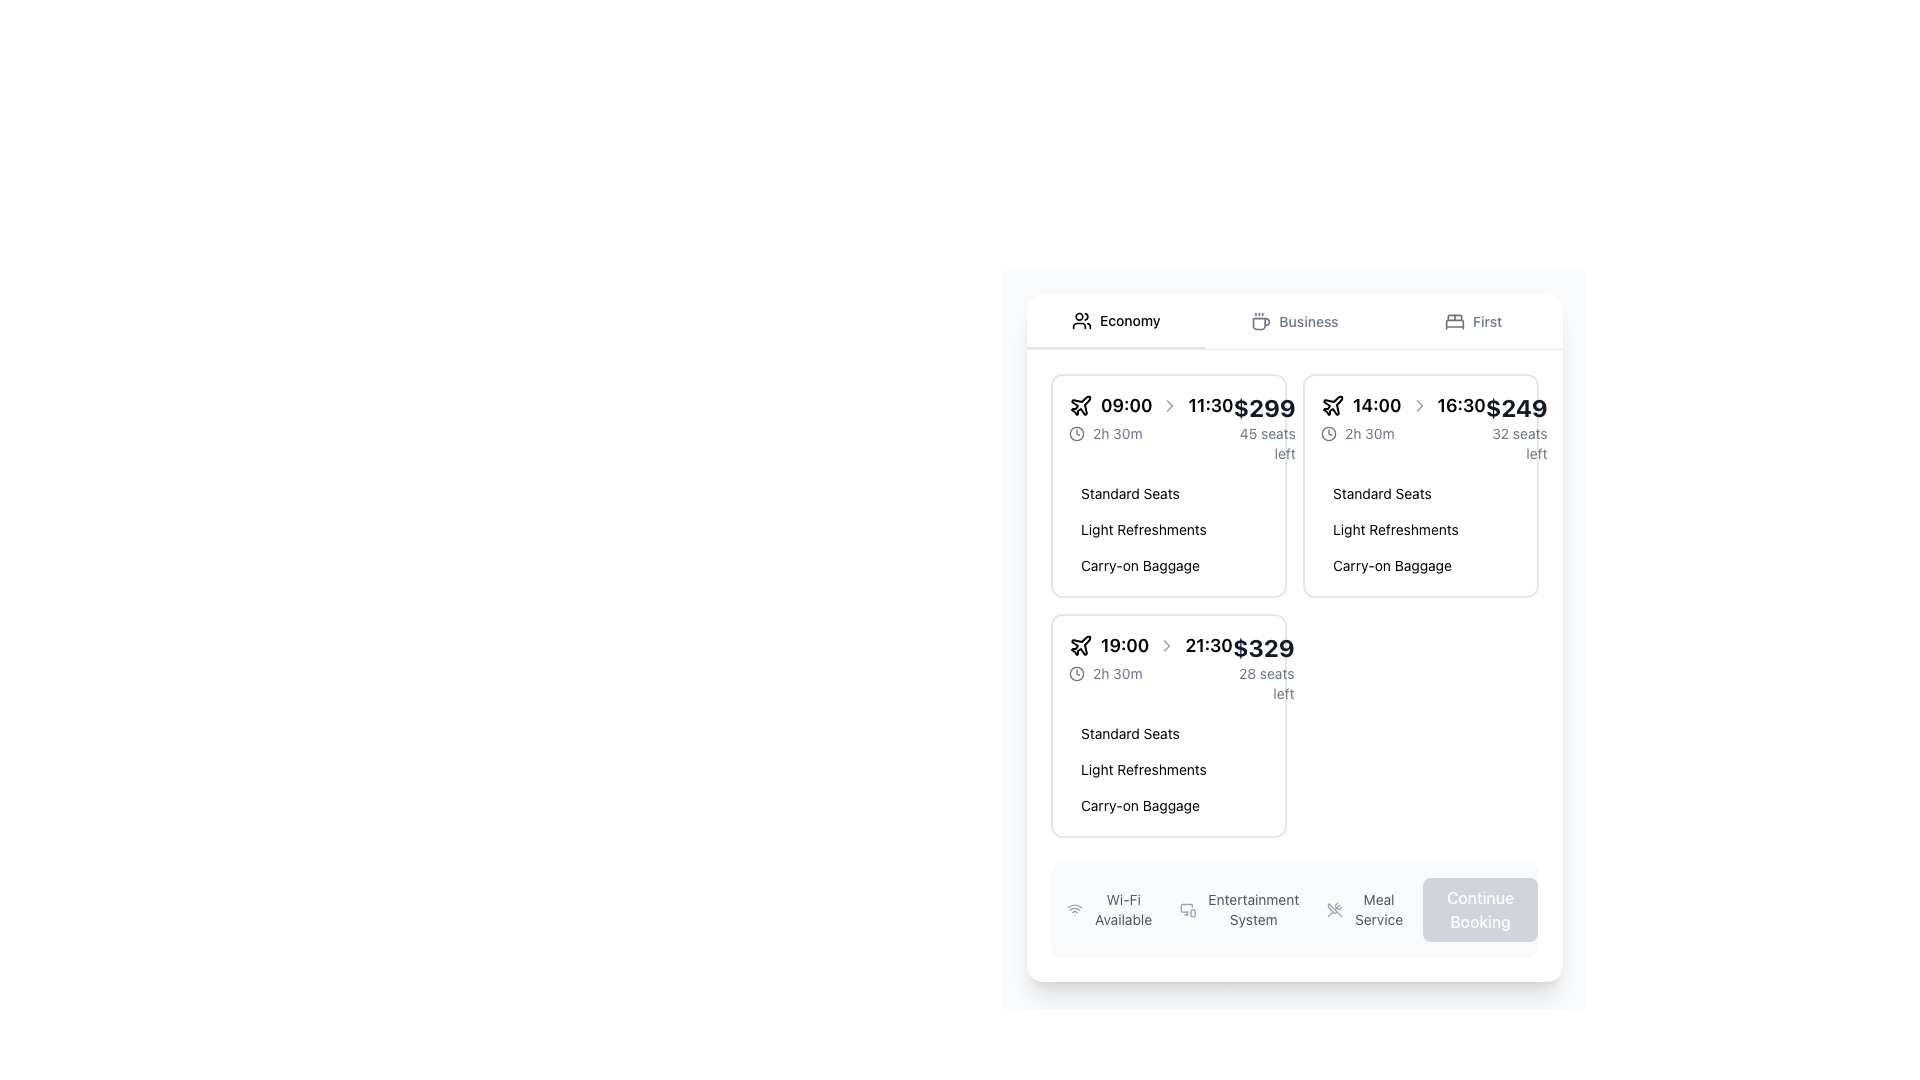 Image resolution: width=1920 pixels, height=1080 pixels. Describe the element at coordinates (1143, 528) in the screenshot. I see `the 'Light Refreshments' label, which is the middle tag in a group of three, positioned between 'Standard Seats' and 'Carry-on Baggage'` at that location.